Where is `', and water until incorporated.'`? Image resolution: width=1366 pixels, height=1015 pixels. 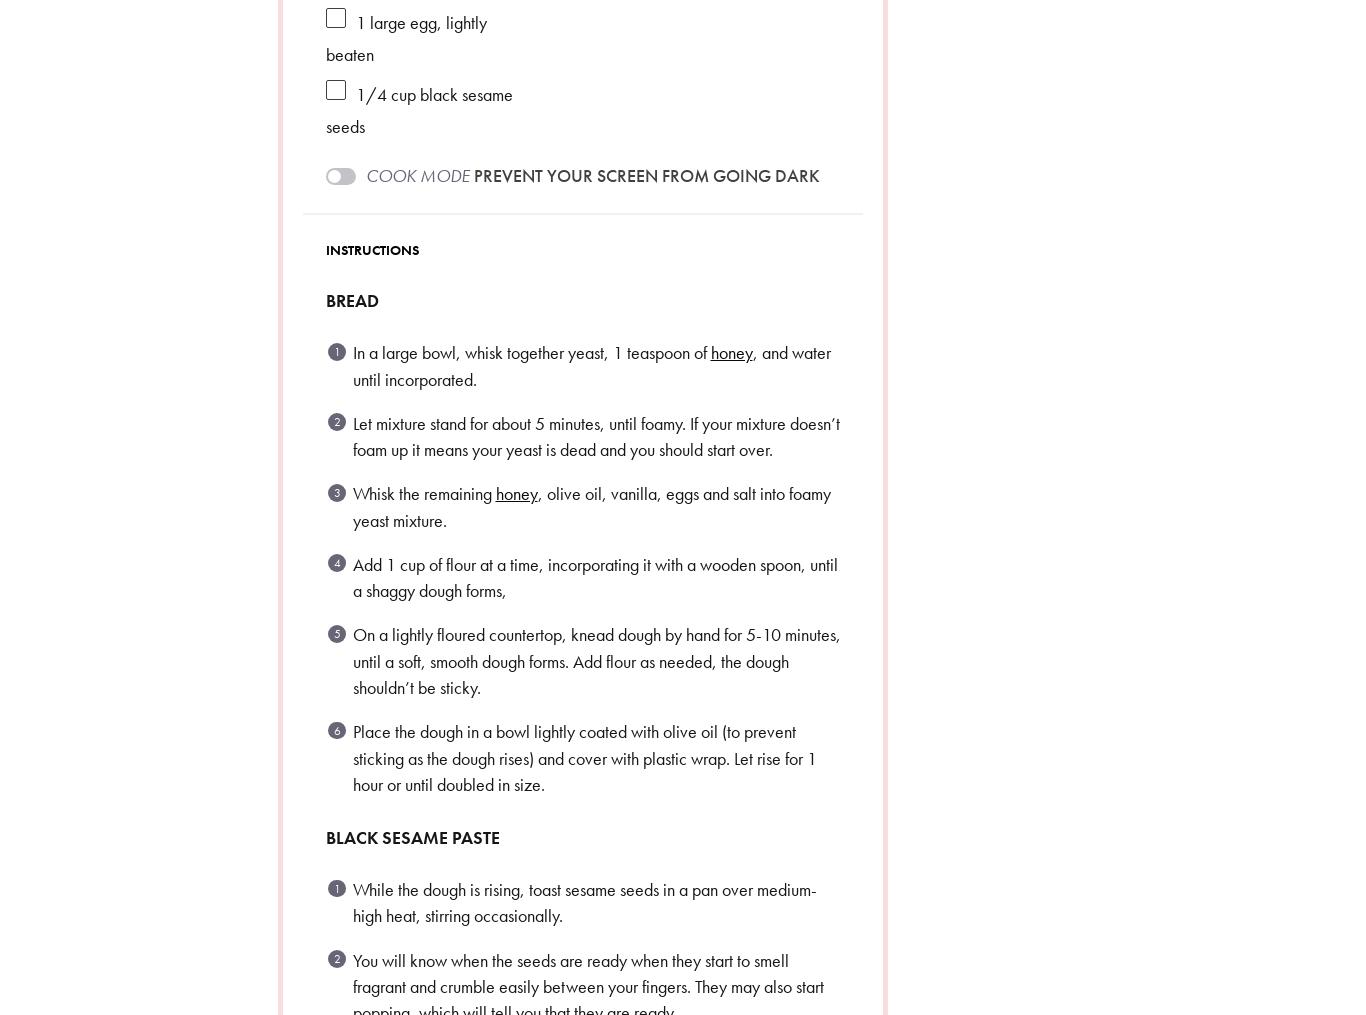
', and water until incorporated.' is located at coordinates (590, 365).